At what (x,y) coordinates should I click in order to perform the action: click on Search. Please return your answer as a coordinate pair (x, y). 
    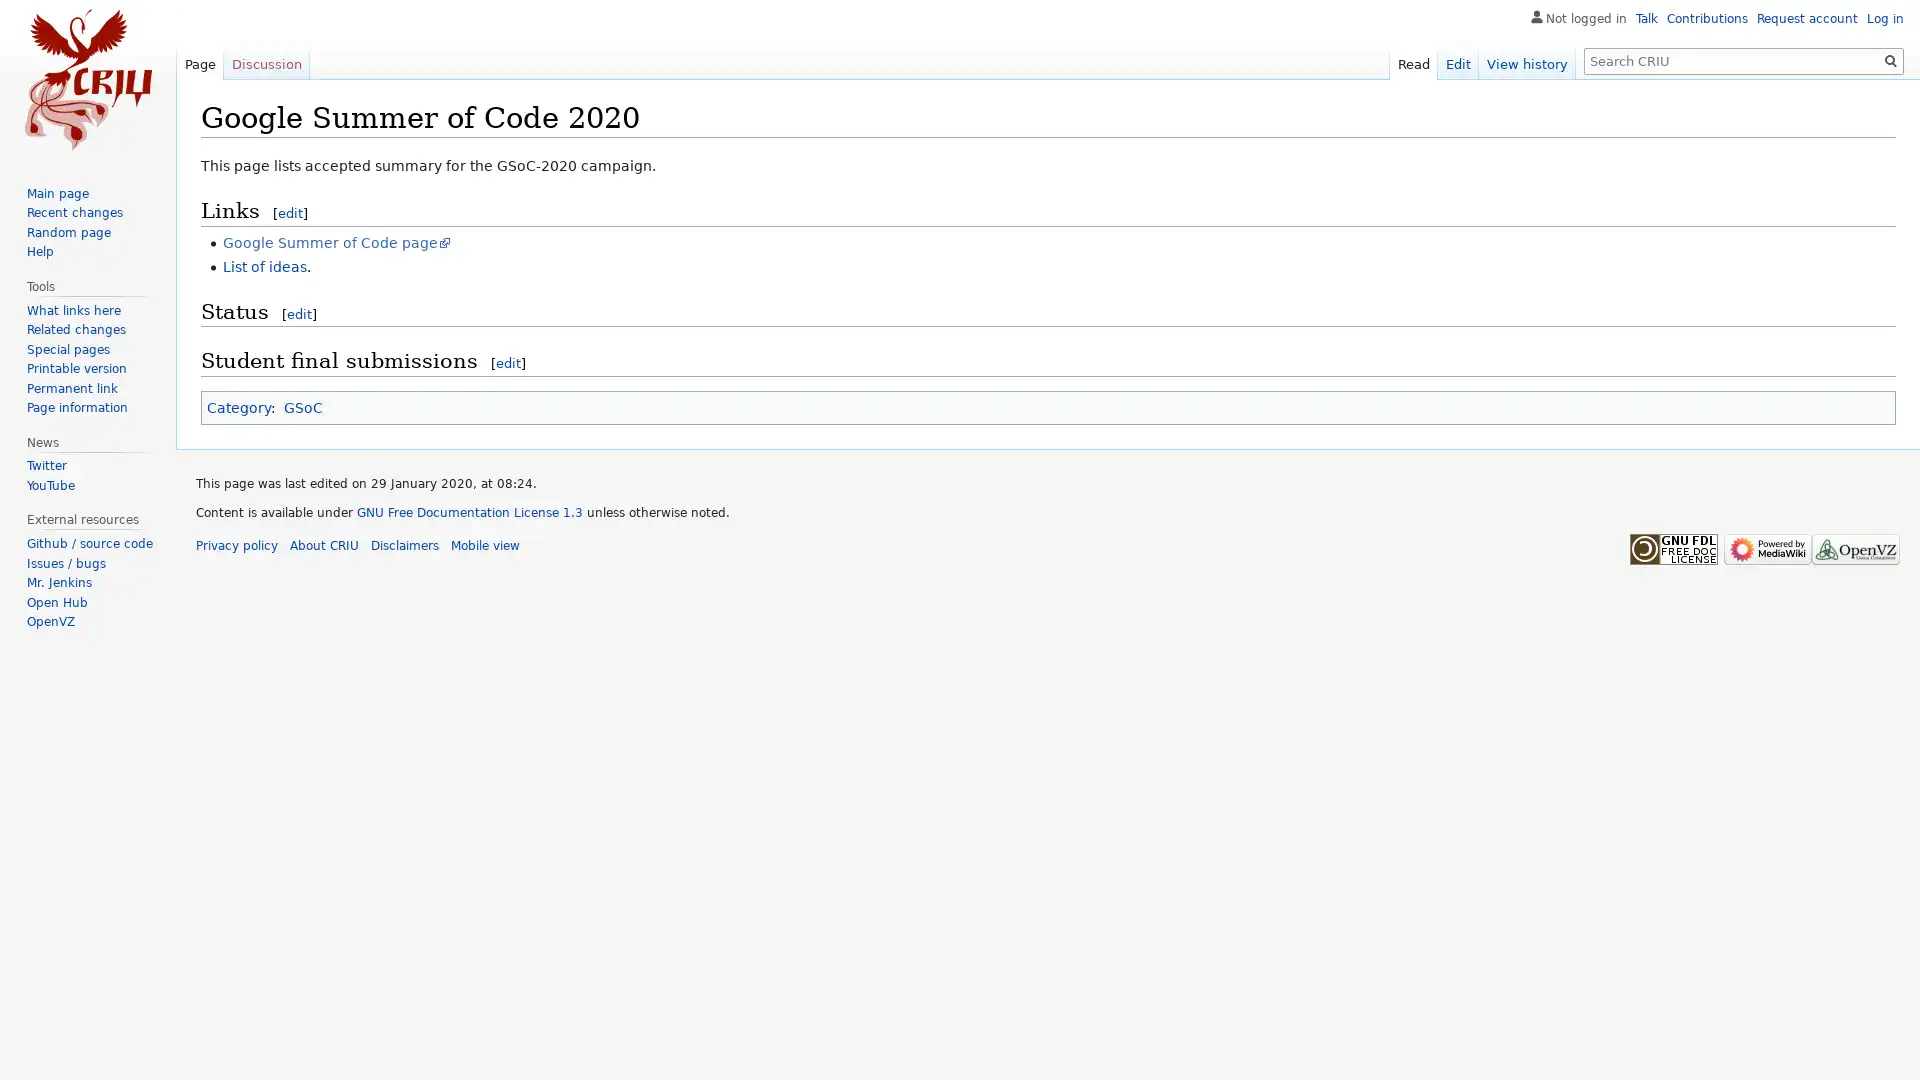
    Looking at the image, I should click on (1890, 60).